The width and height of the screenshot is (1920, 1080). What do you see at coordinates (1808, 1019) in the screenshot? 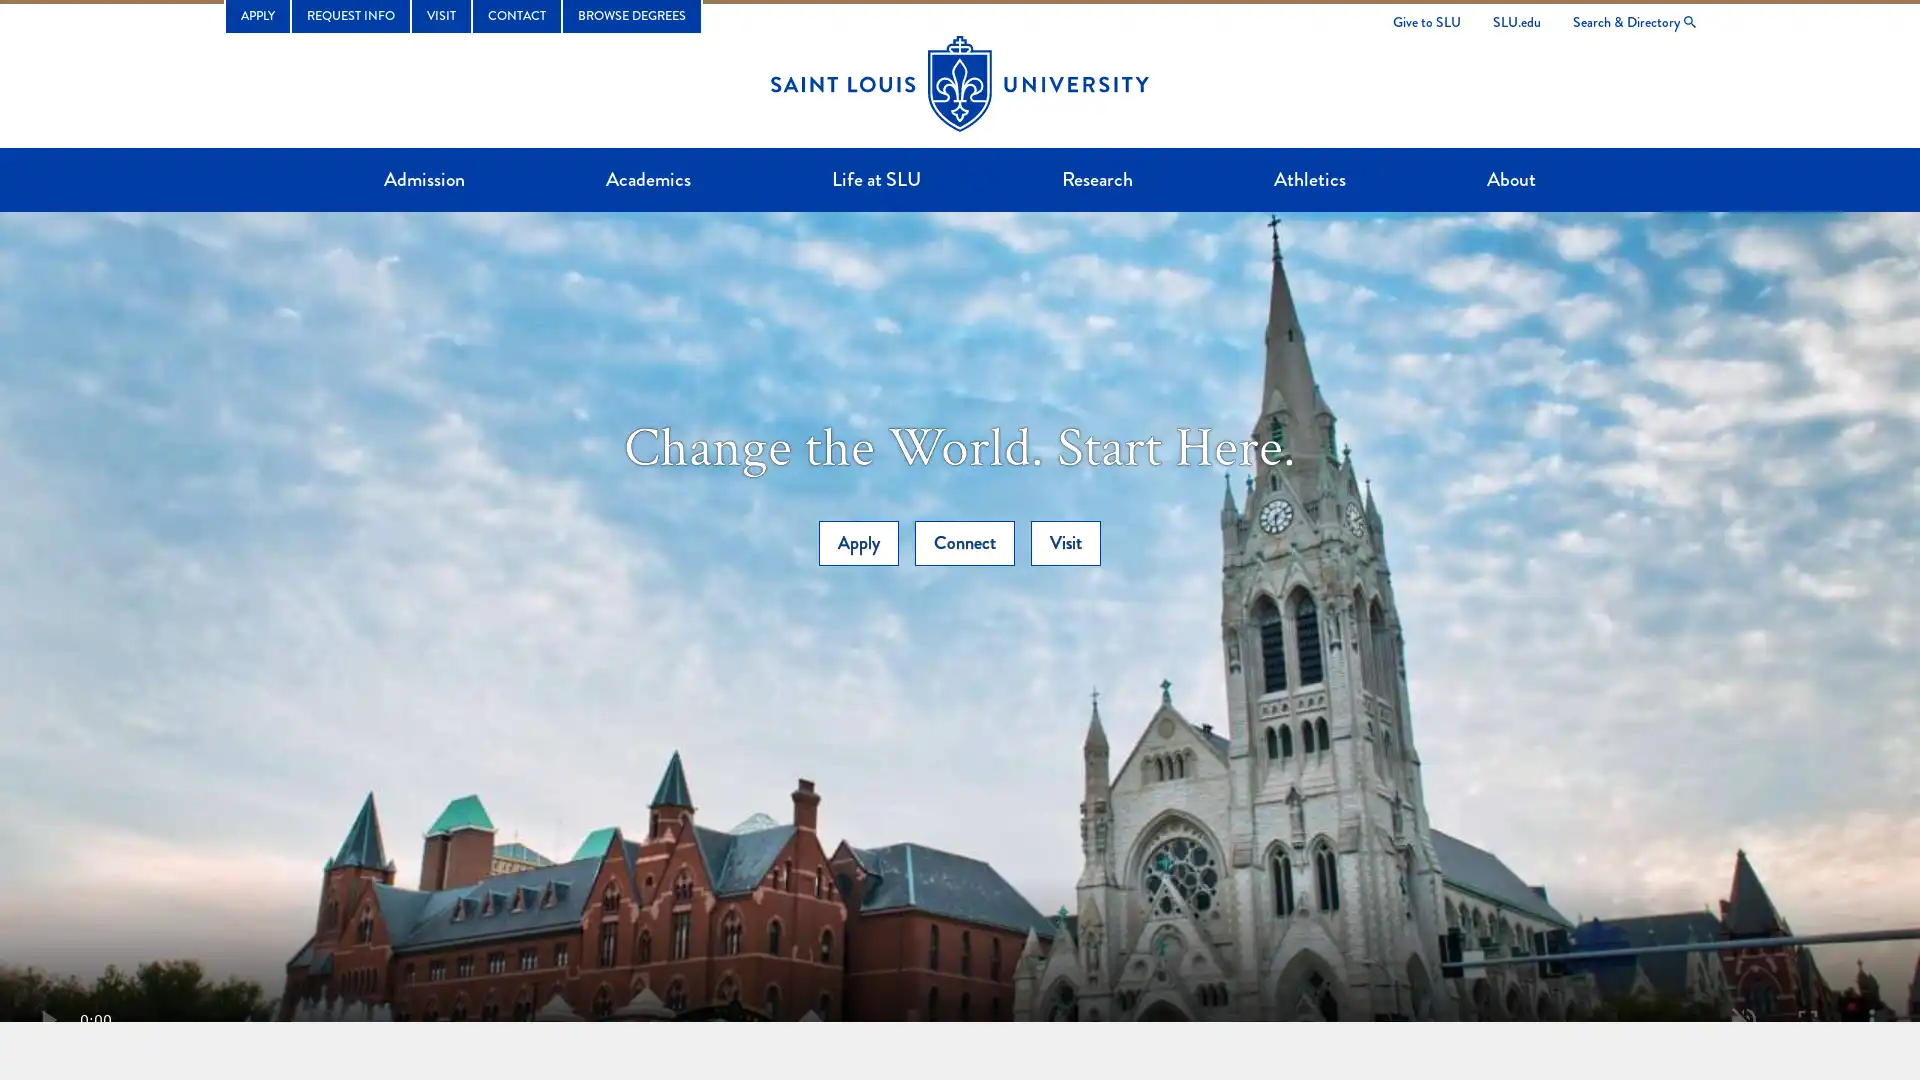
I see `enter full screen` at bounding box center [1808, 1019].